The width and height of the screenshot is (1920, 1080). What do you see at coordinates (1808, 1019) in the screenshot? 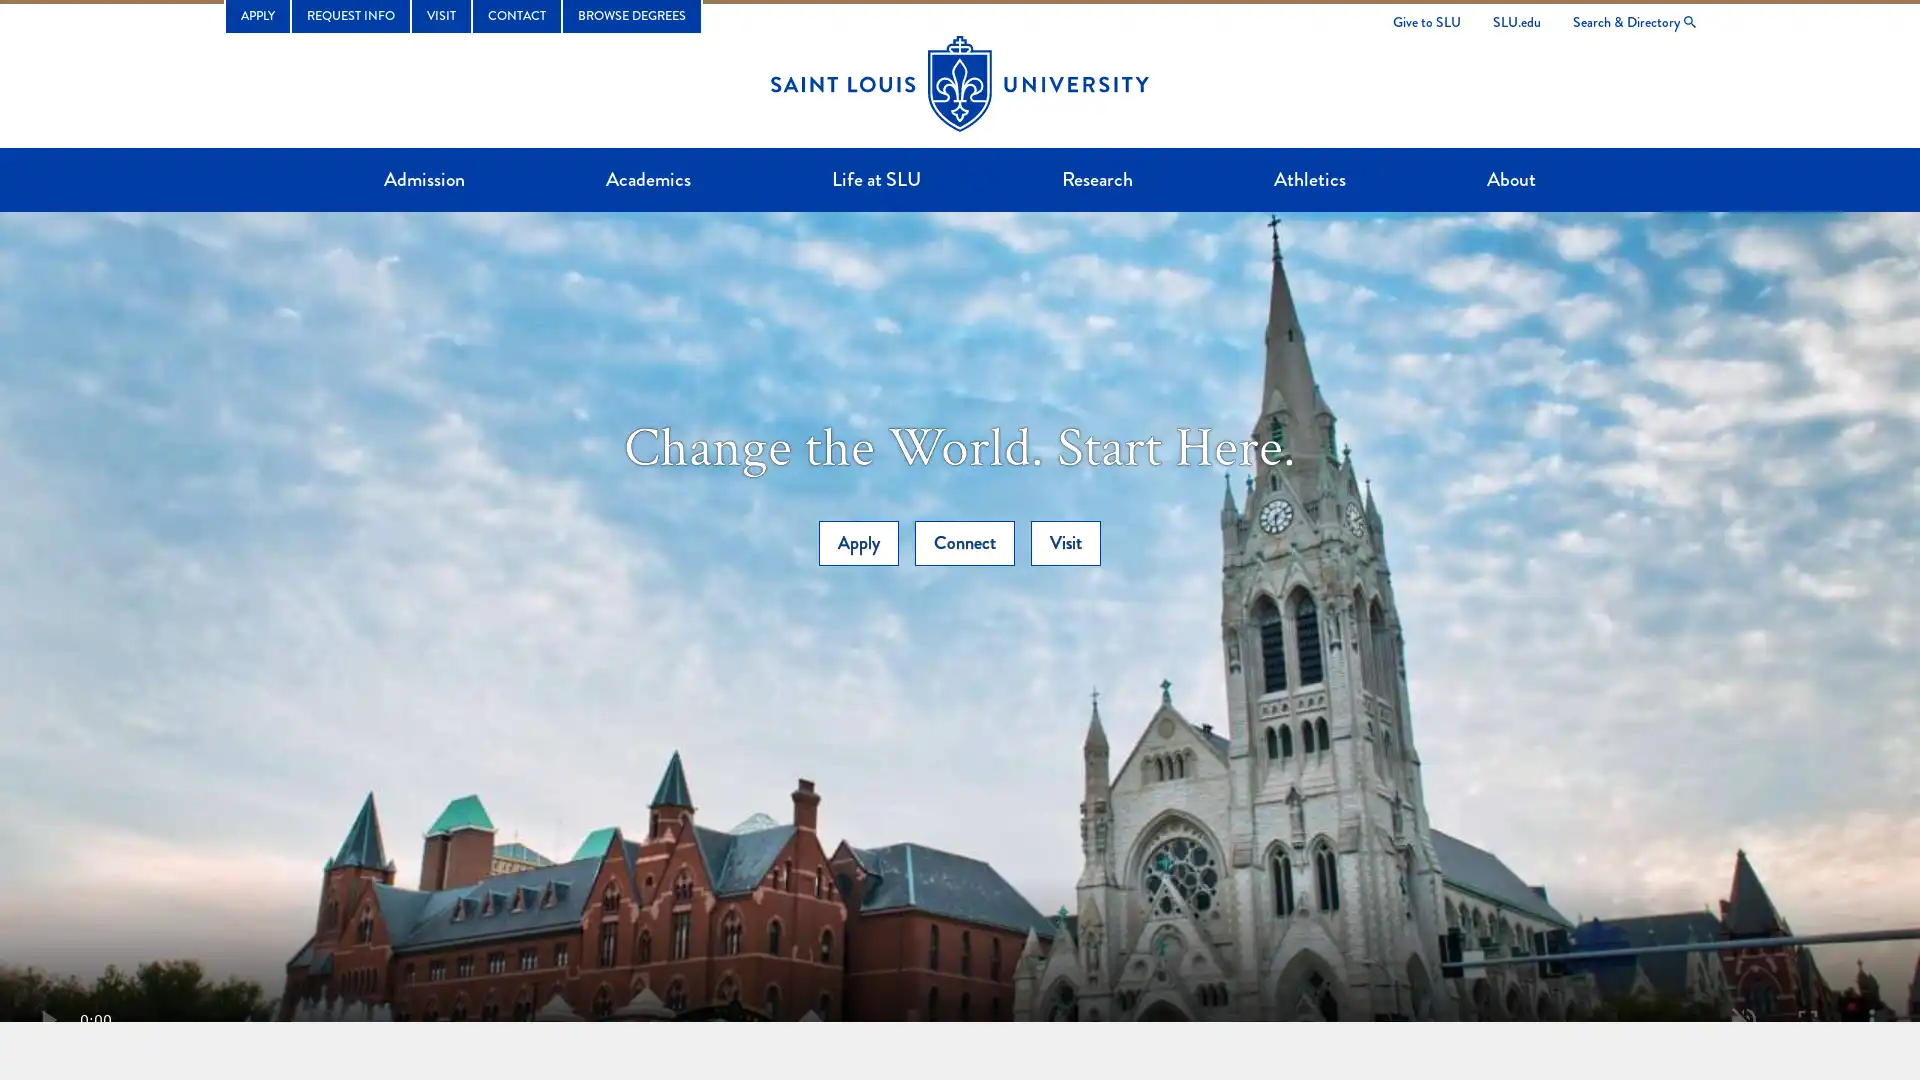
I see `enter full screen` at bounding box center [1808, 1019].